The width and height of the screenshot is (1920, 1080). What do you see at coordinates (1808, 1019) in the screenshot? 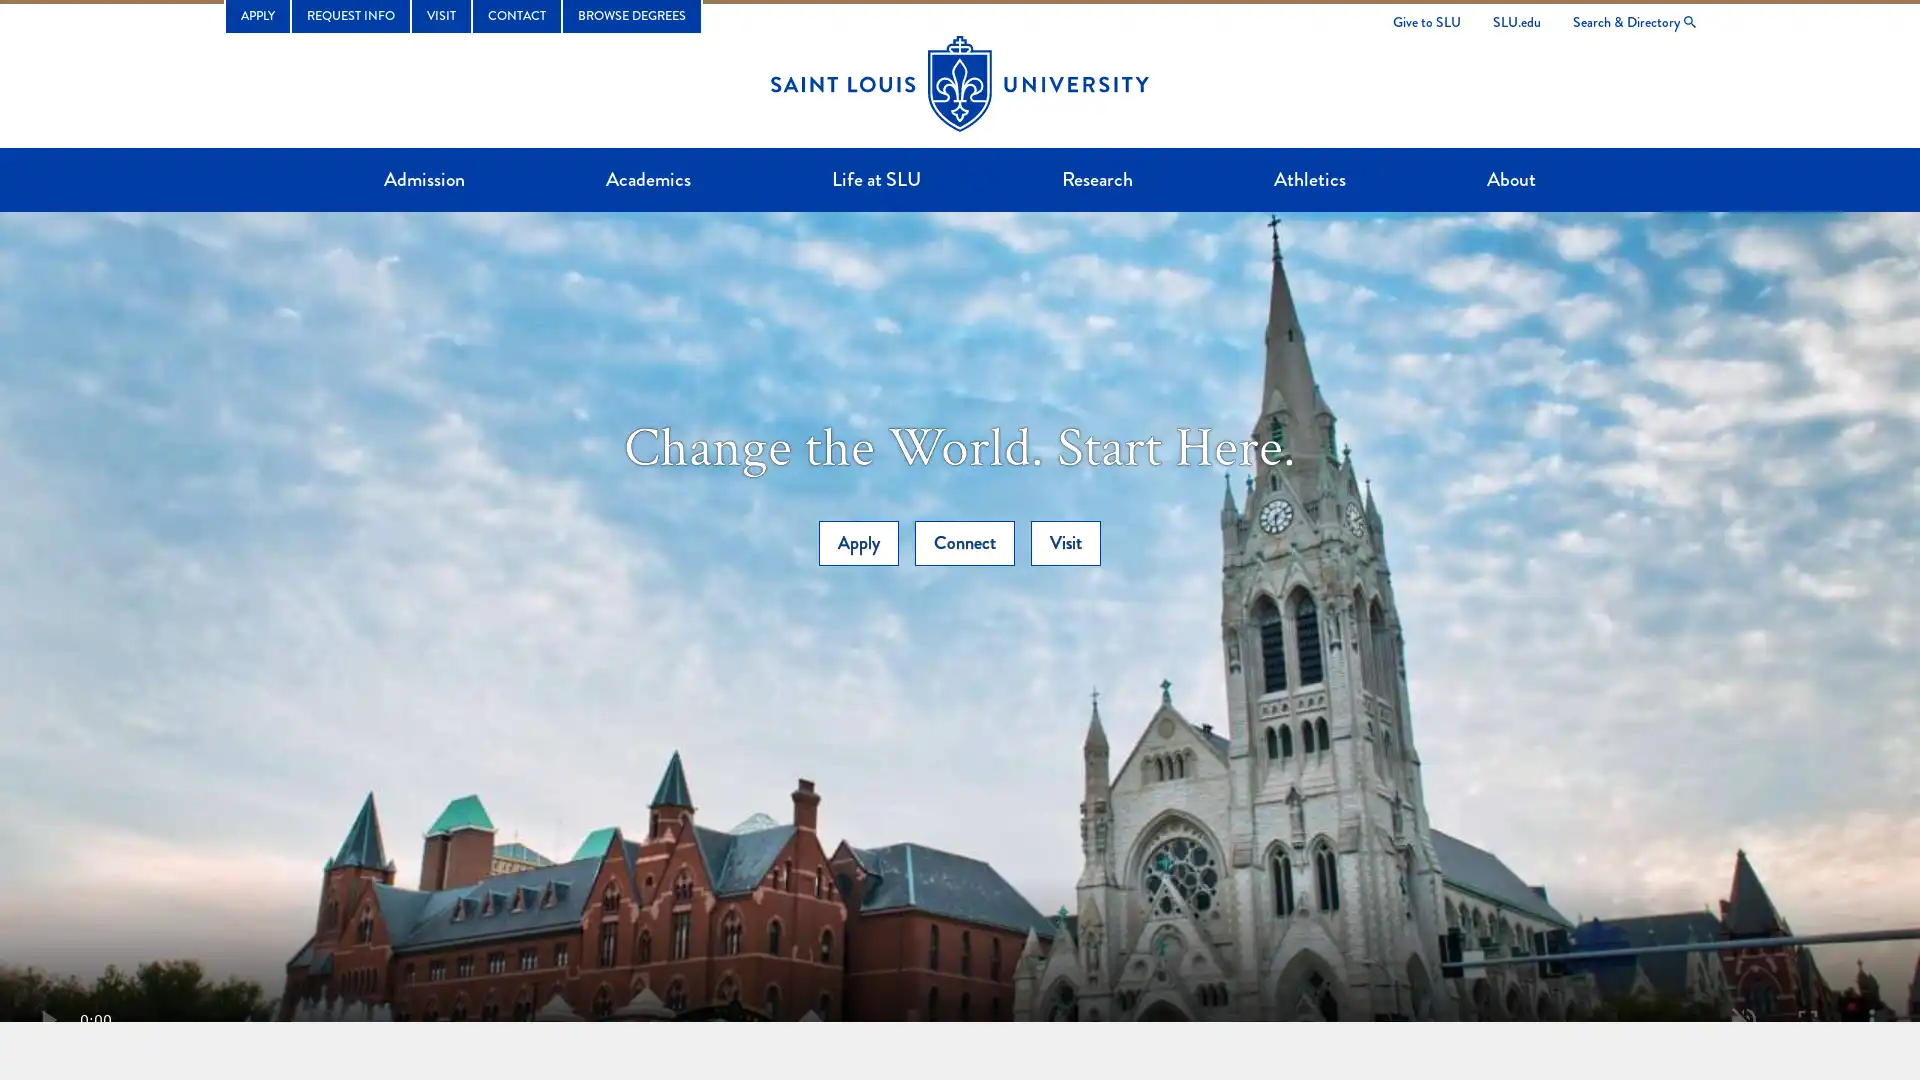
I see `enter full screen` at bounding box center [1808, 1019].